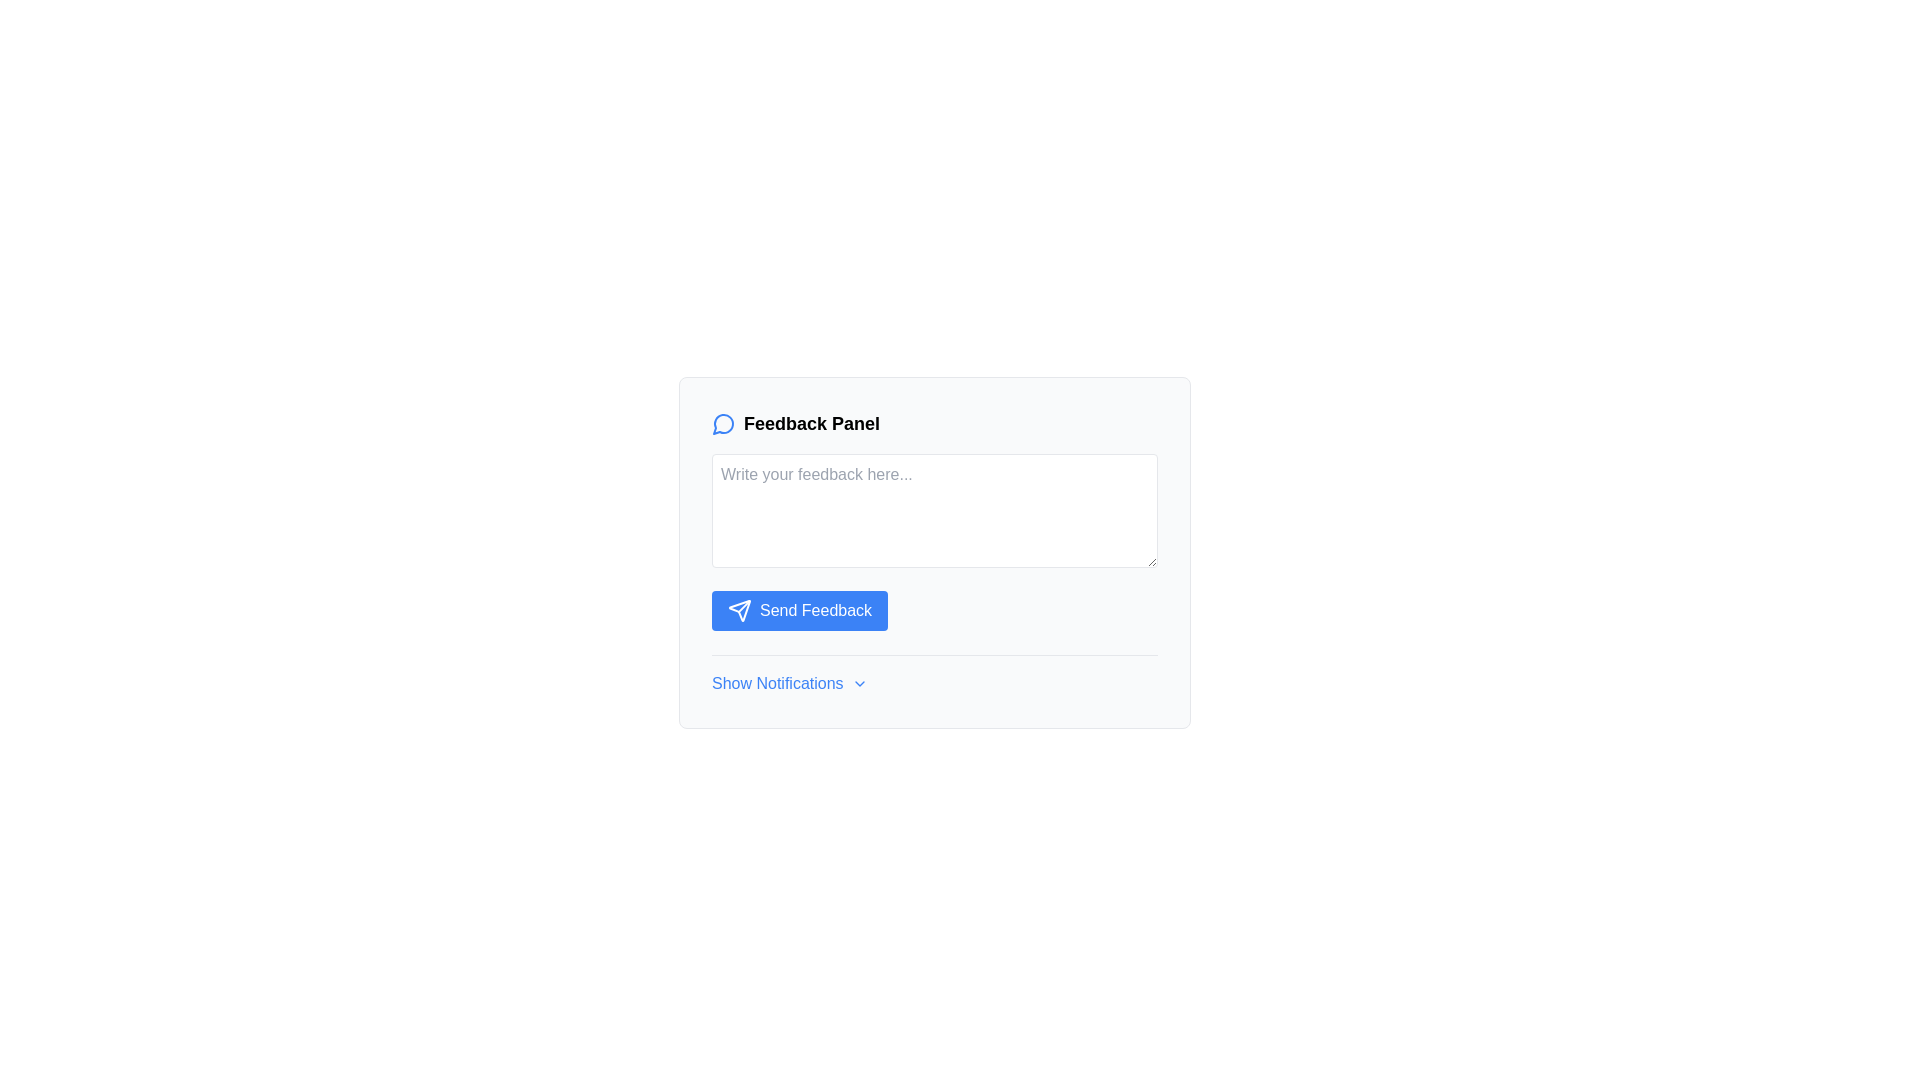 Image resolution: width=1920 pixels, height=1080 pixels. Describe the element at coordinates (723, 423) in the screenshot. I see `the blue outlined circular speech bubble icon located adjacent to the left of the 'Feedback Panel' text` at that location.